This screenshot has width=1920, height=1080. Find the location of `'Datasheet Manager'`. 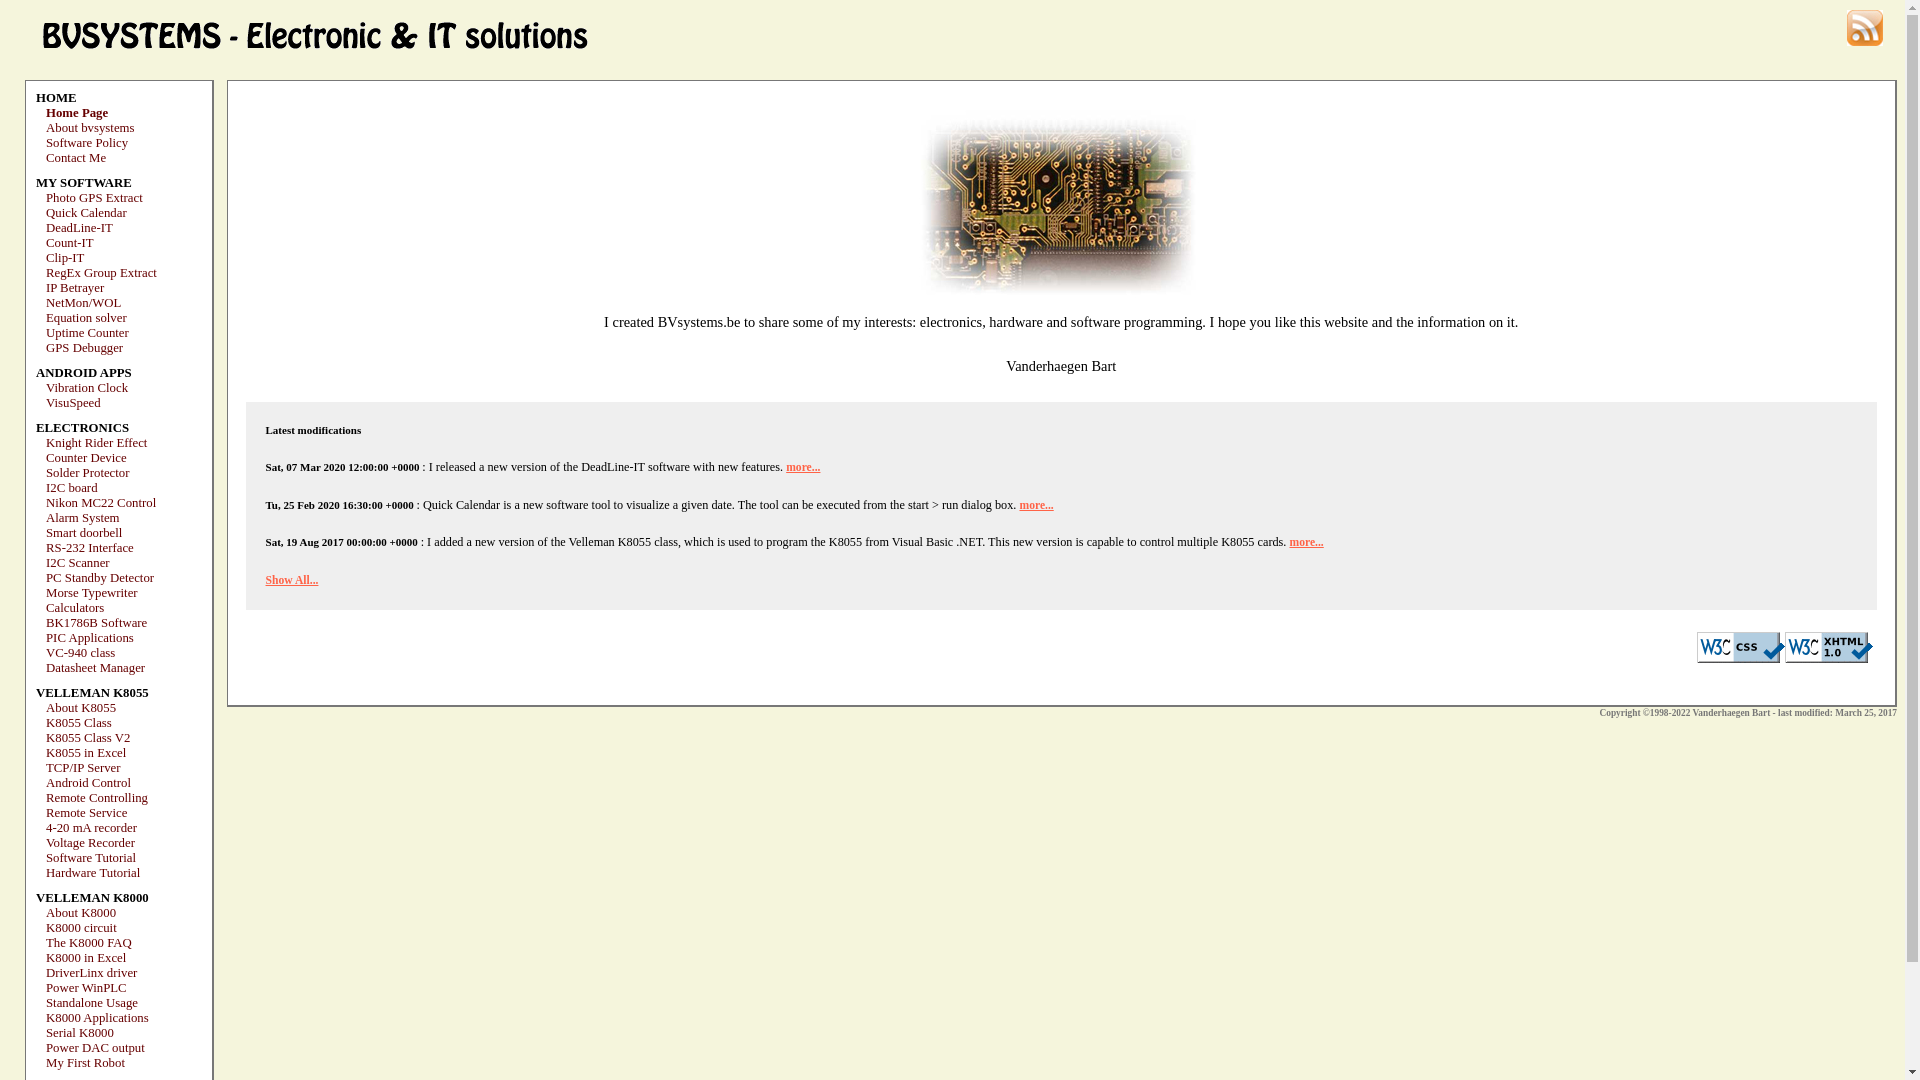

'Datasheet Manager' is located at coordinates (94, 667).